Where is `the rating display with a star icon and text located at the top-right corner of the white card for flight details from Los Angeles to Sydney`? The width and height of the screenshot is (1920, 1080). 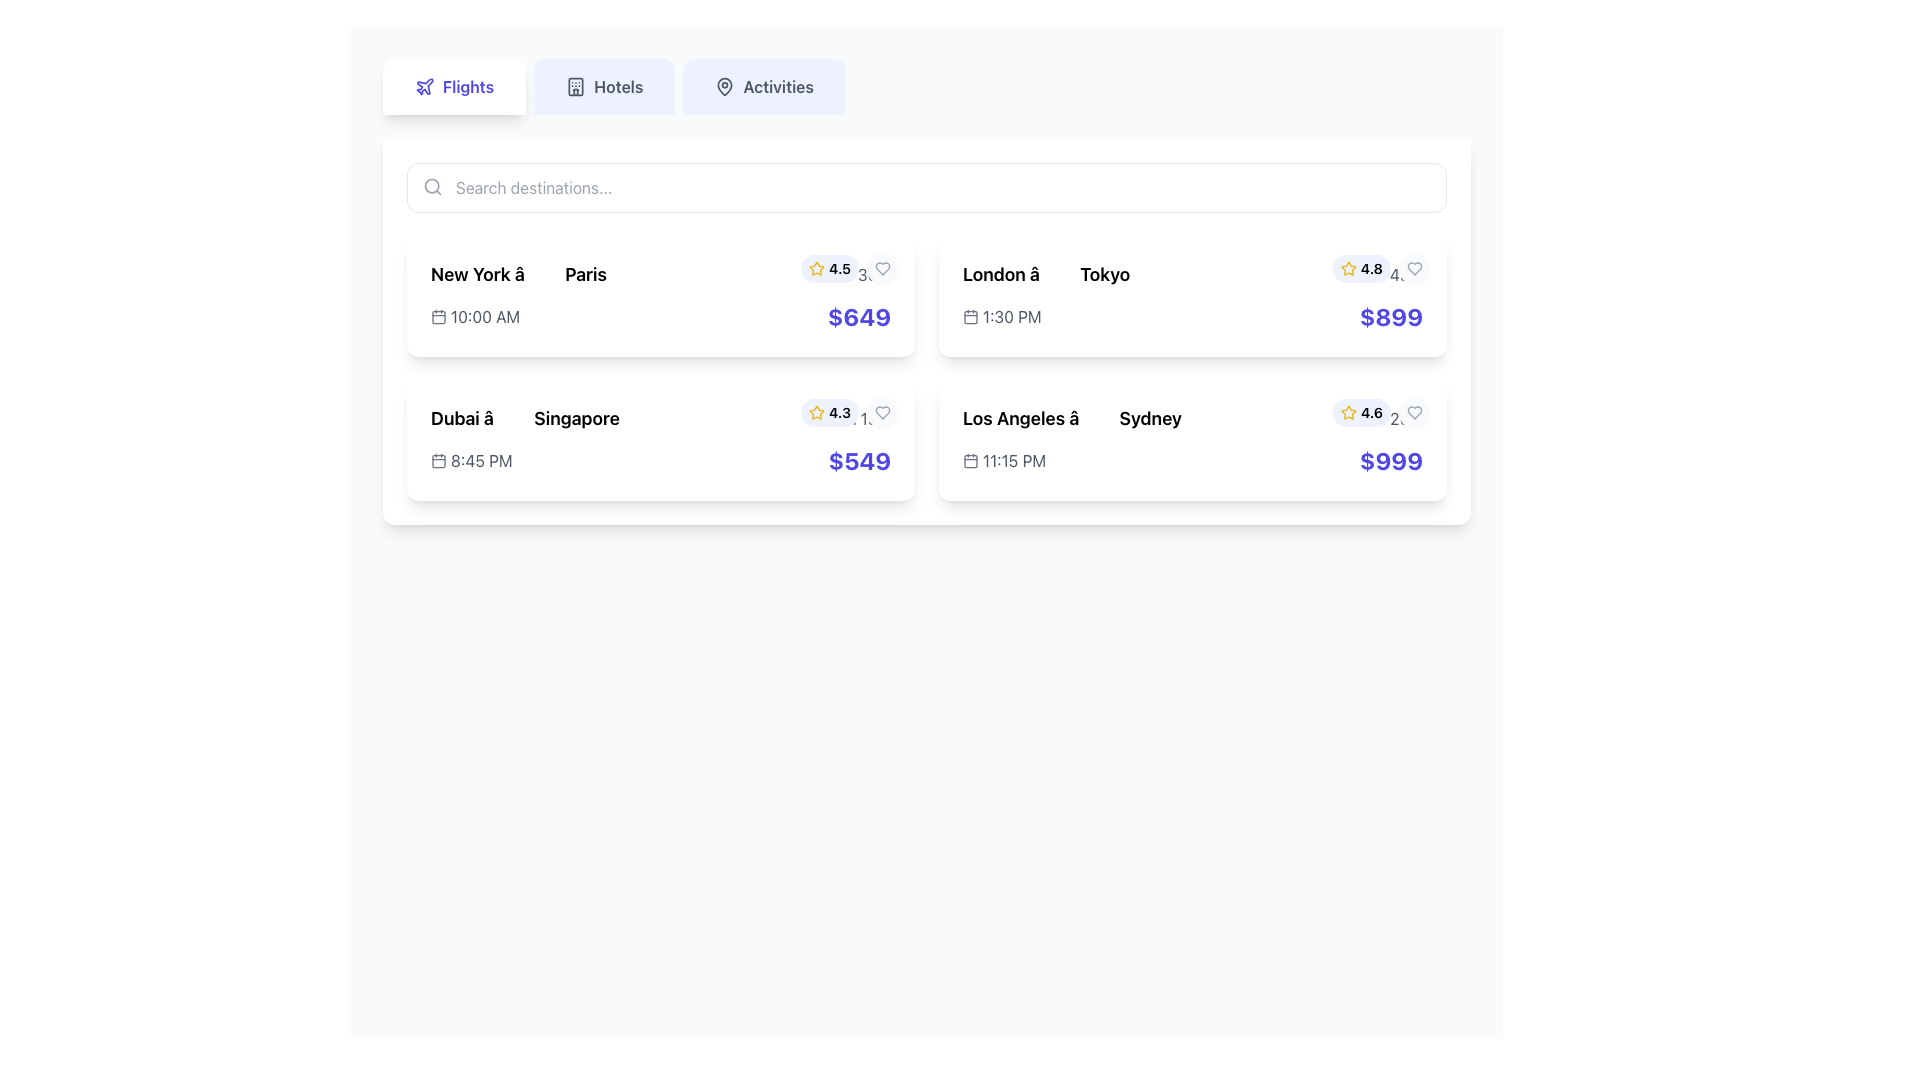
the rating display with a star icon and text located at the top-right corner of the white card for flight details from Los Angeles to Sydney is located at coordinates (1381, 411).